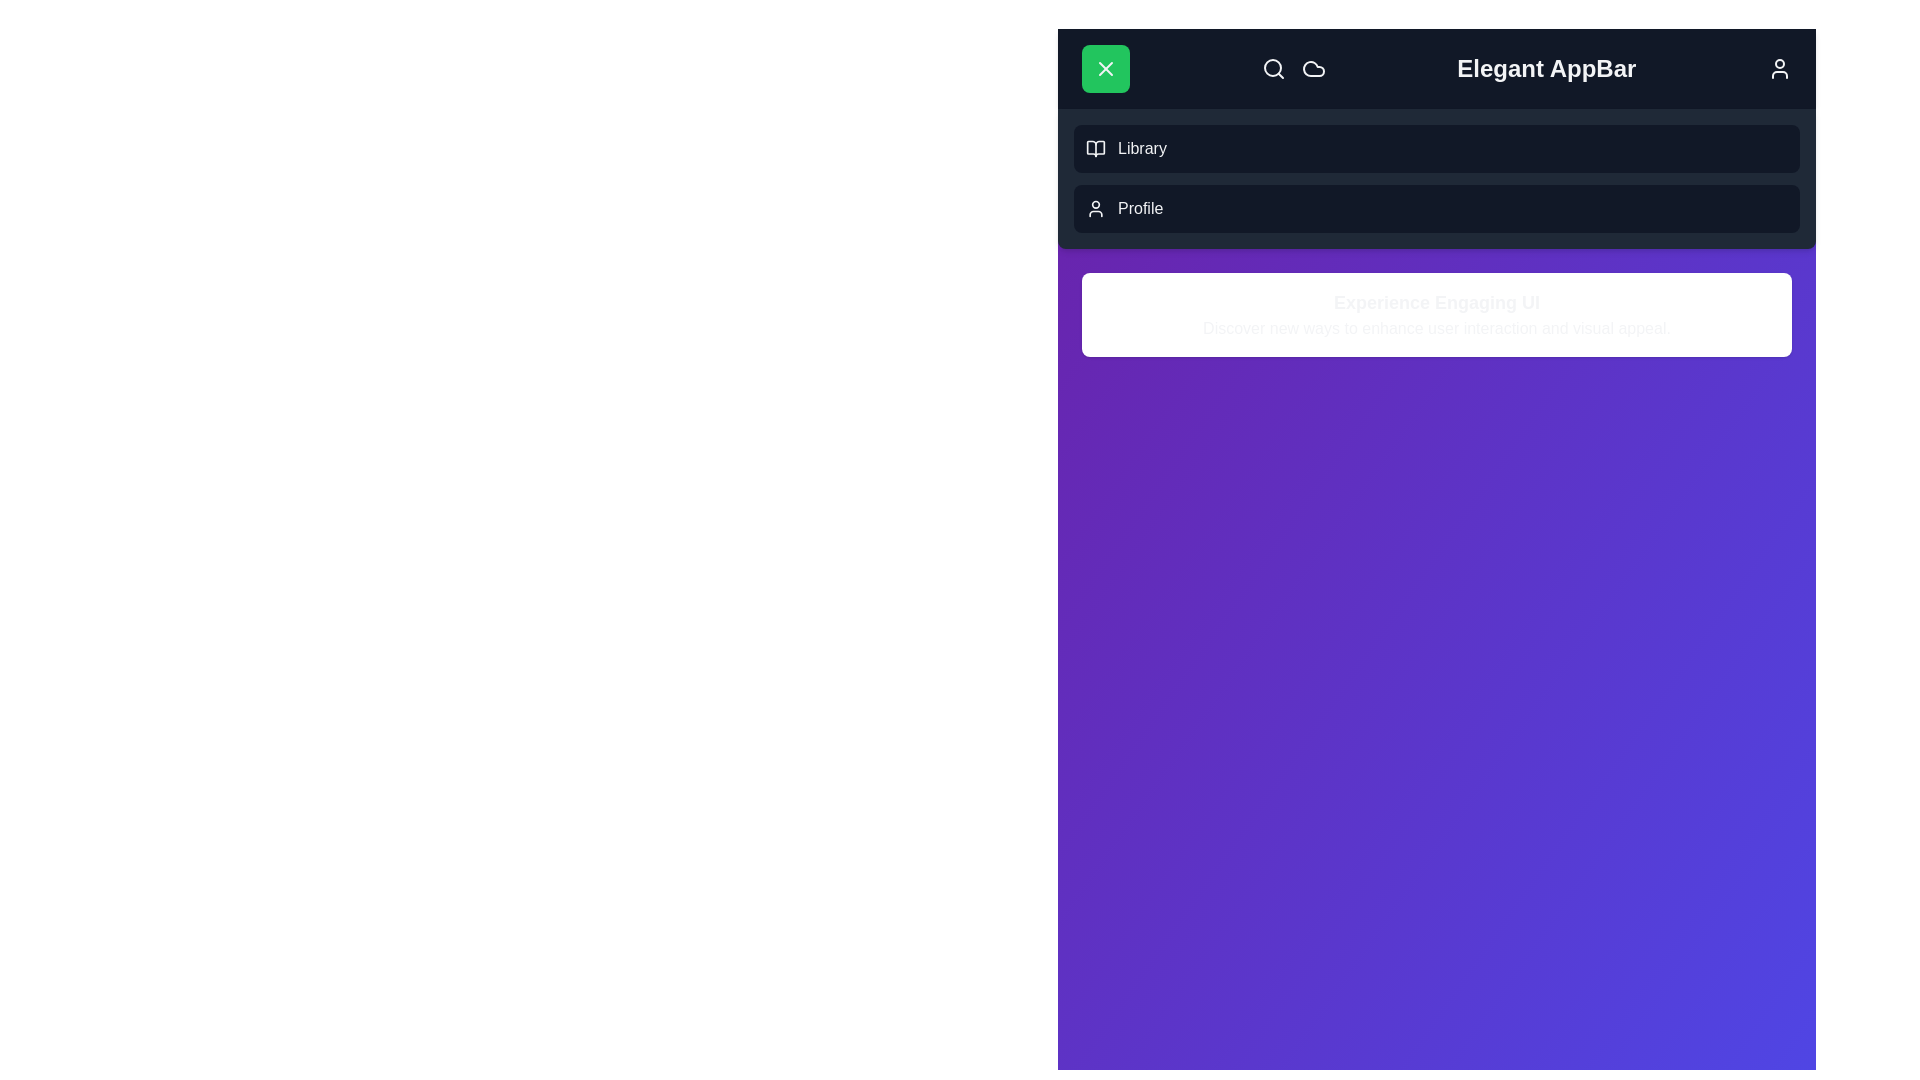  Describe the element at coordinates (1140, 208) in the screenshot. I see `the 'Profile' option in the menu` at that location.